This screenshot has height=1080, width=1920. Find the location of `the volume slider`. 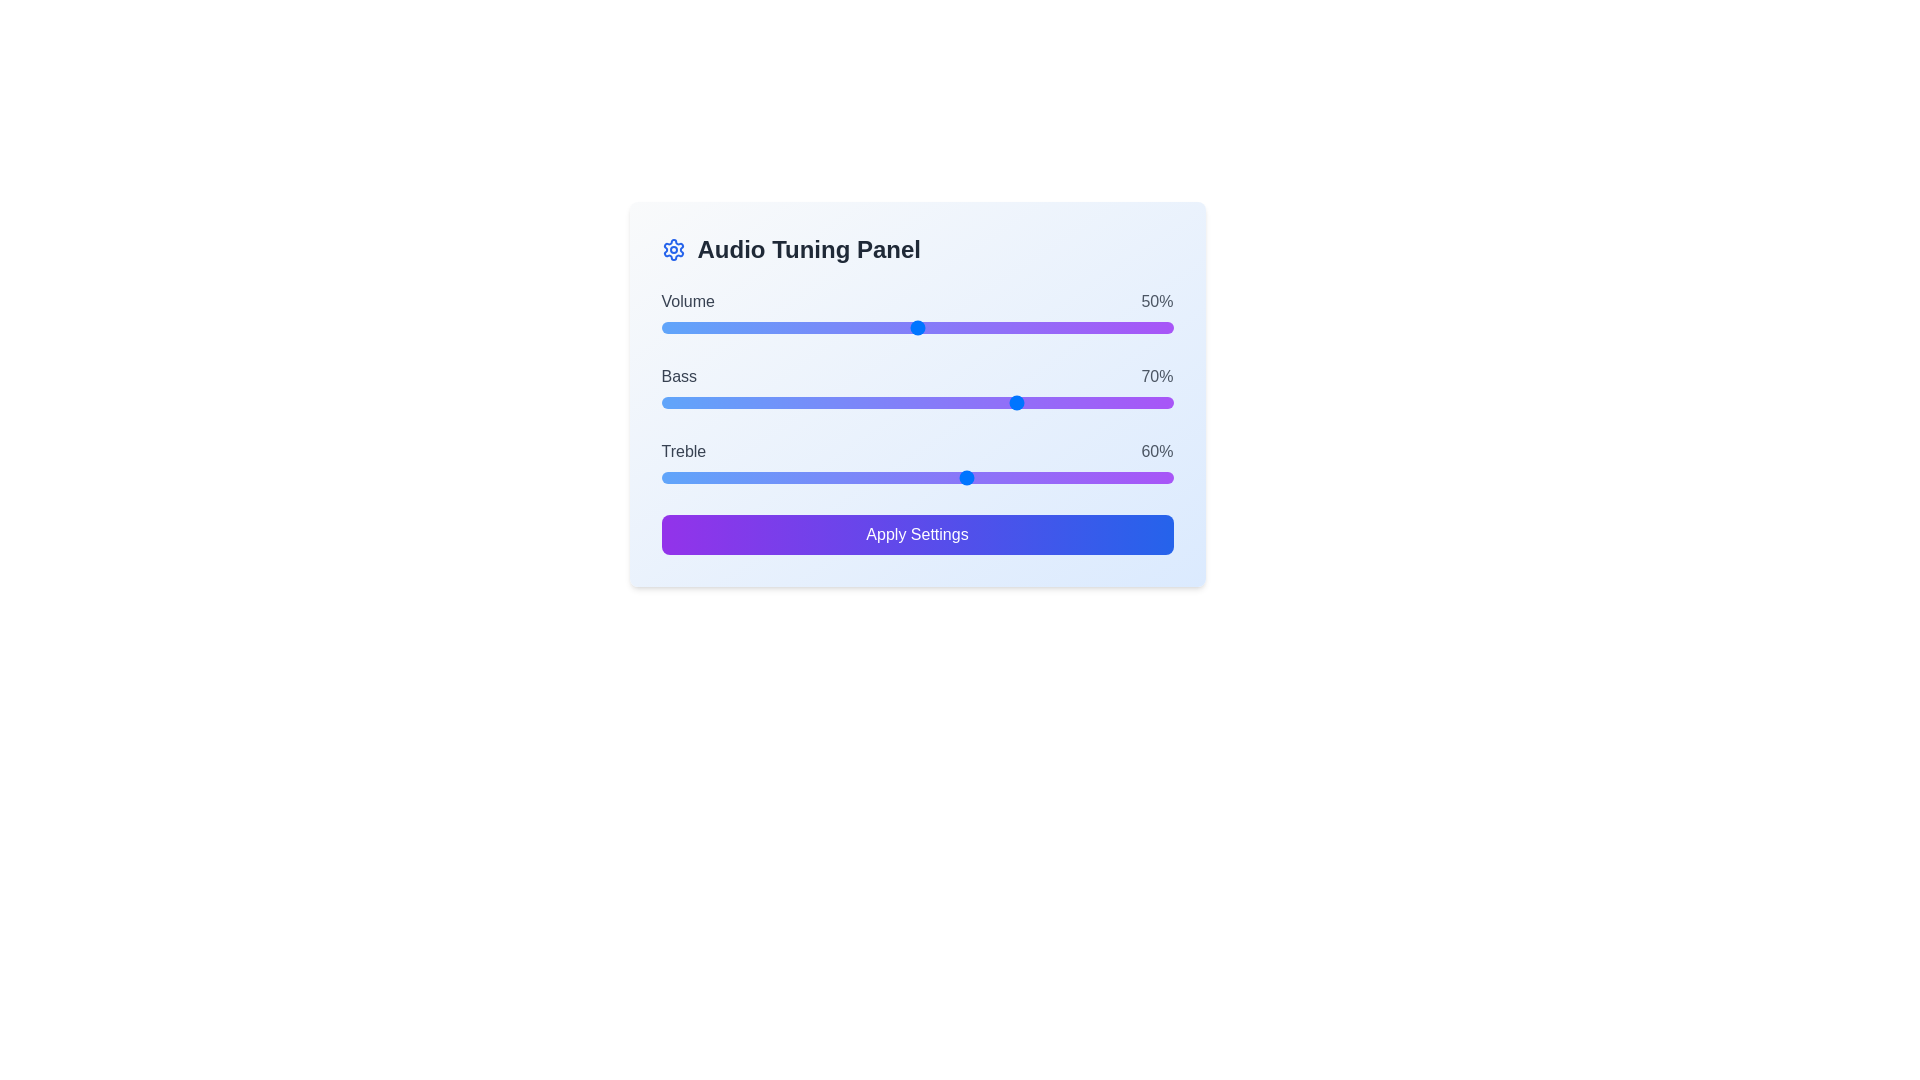

the volume slider is located at coordinates (810, 326).